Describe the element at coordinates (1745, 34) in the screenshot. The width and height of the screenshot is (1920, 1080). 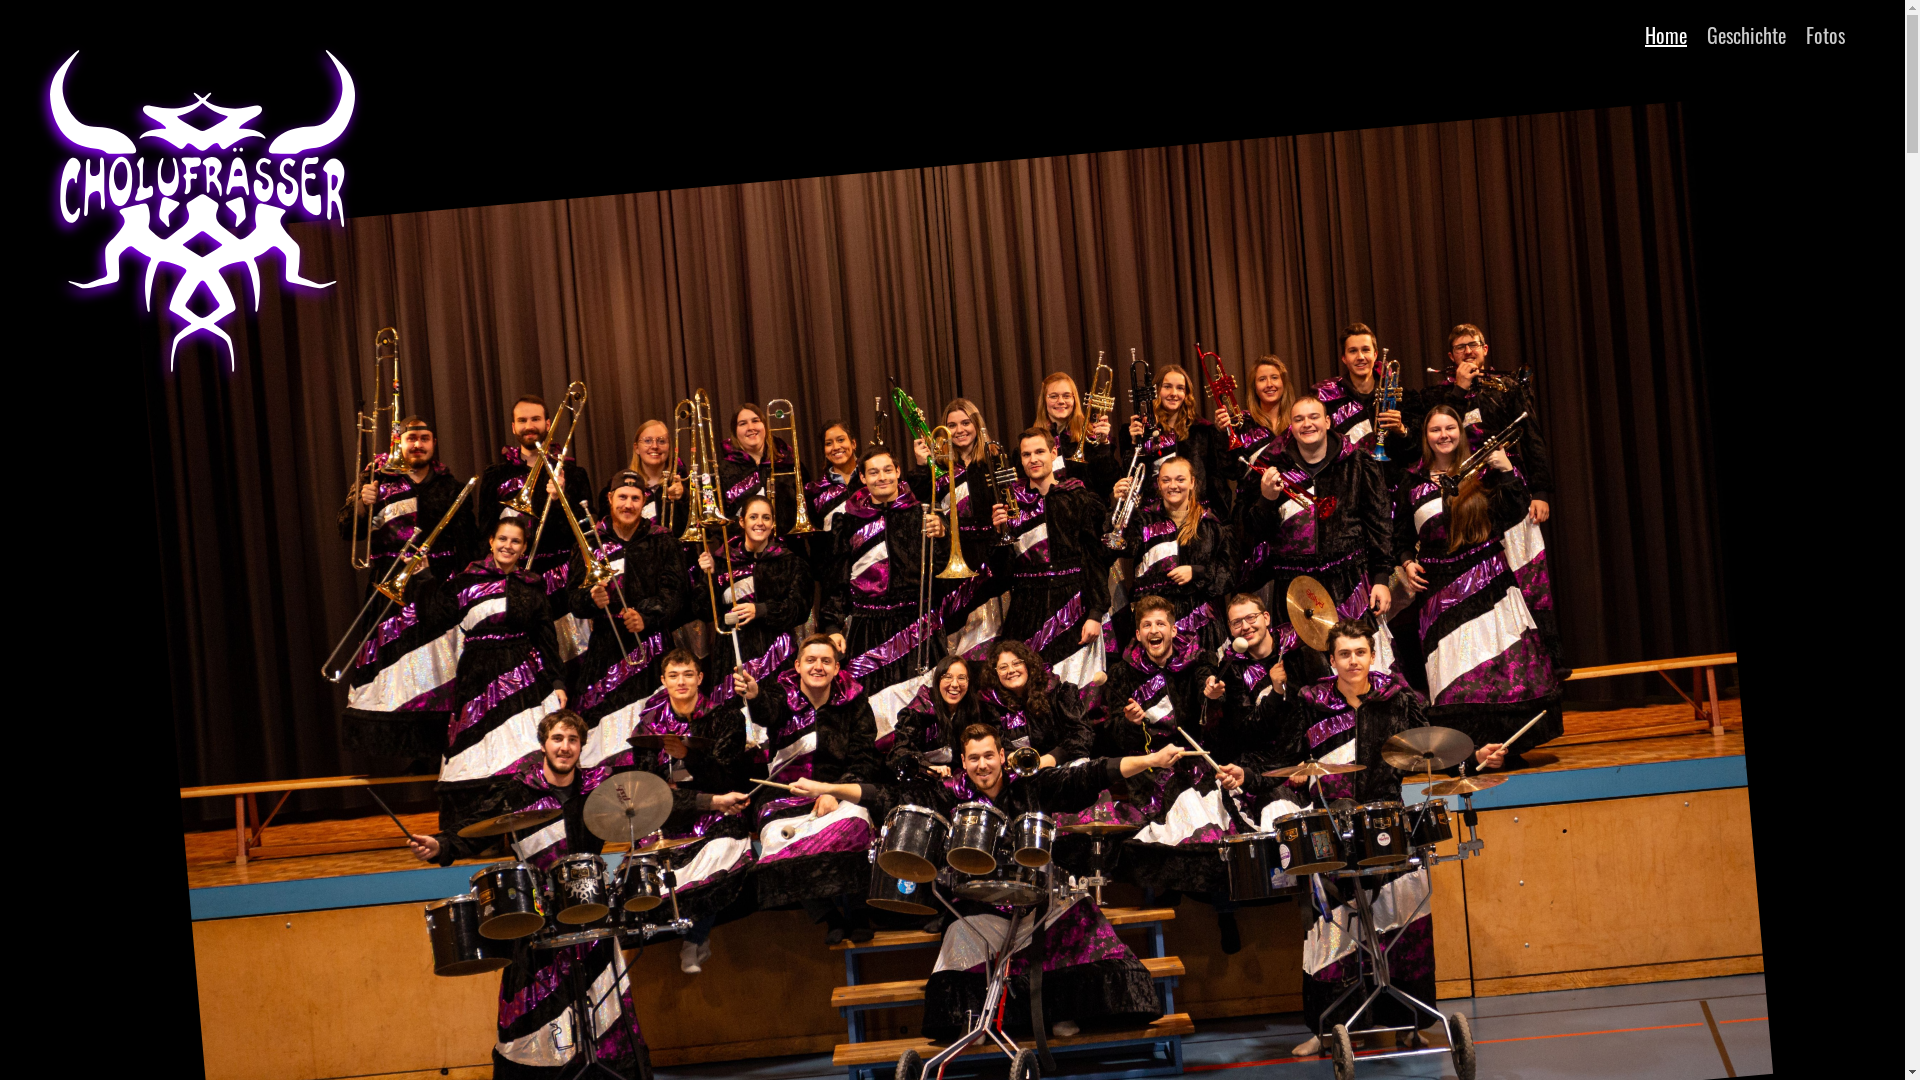
I see `'Geschichte'` at that location.